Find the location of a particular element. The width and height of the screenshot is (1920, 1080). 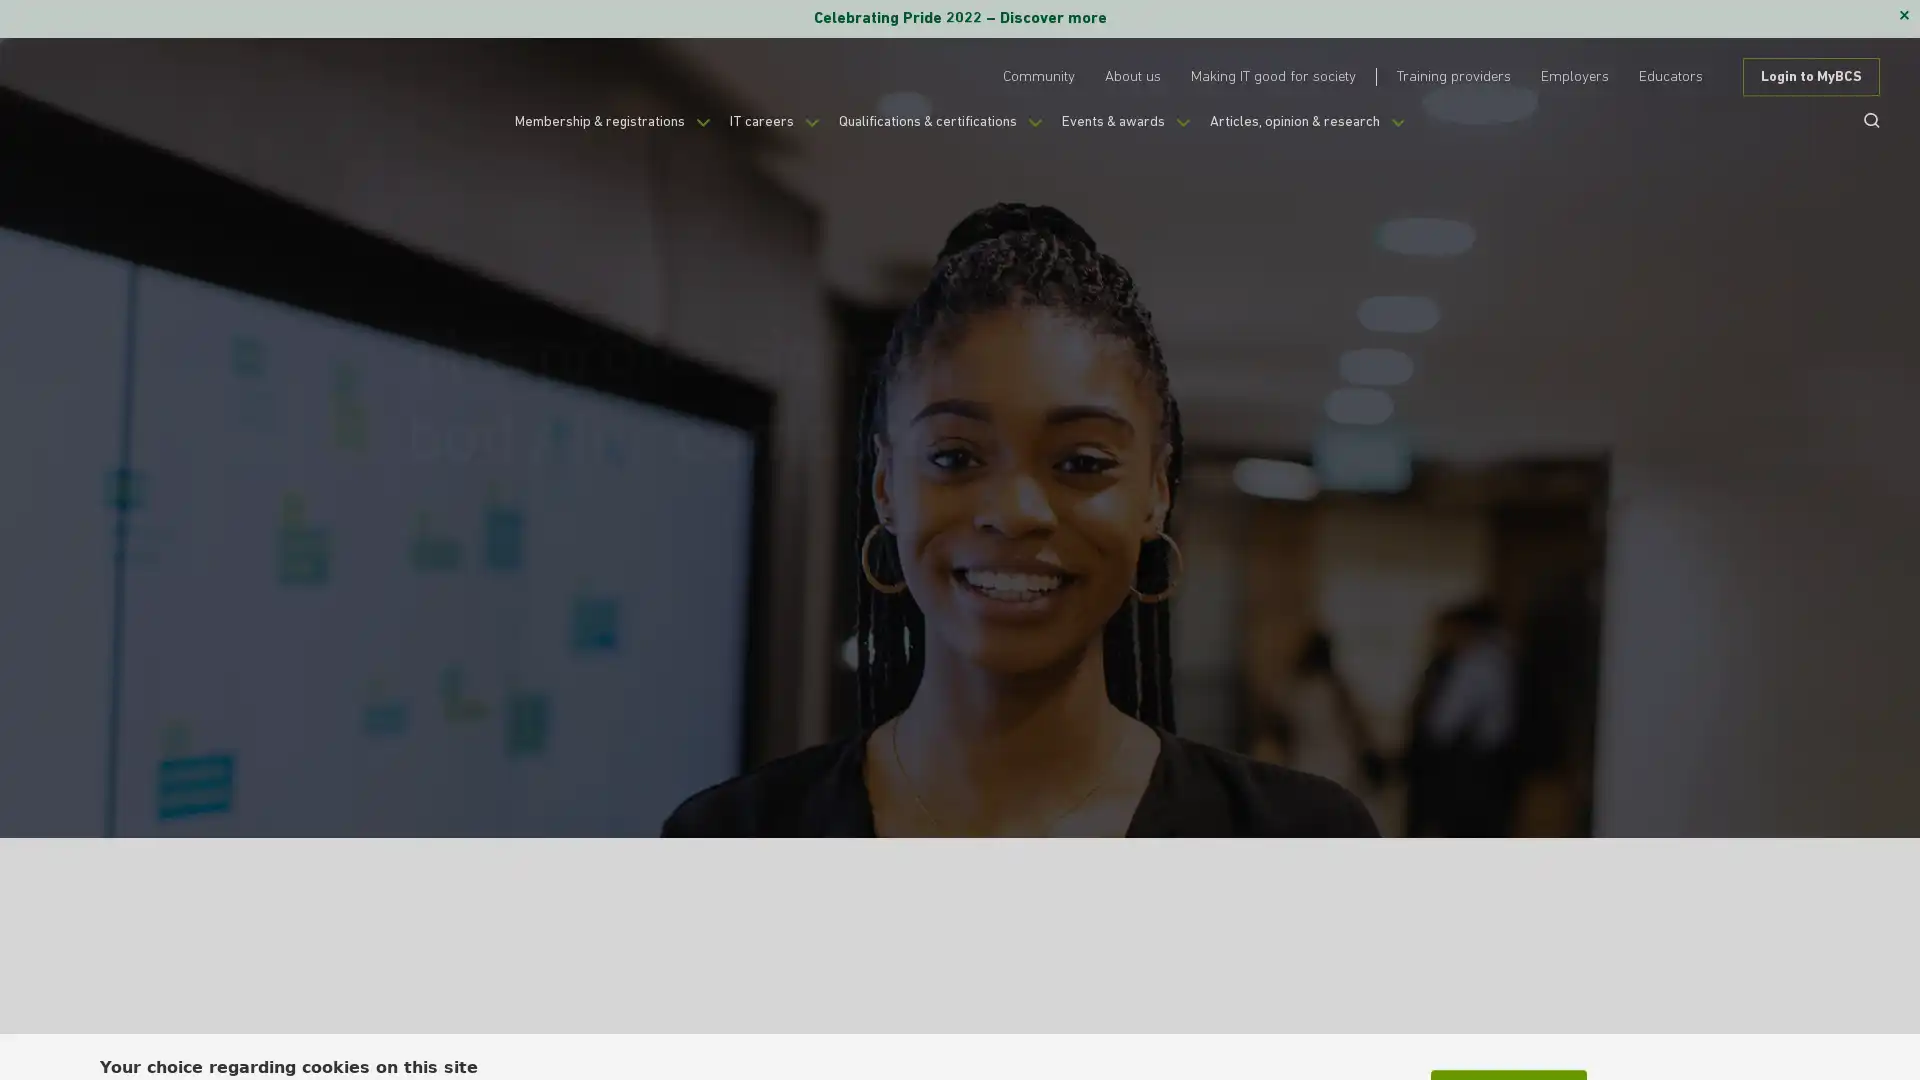

Events & awards is located at coordinates (1143, 132).